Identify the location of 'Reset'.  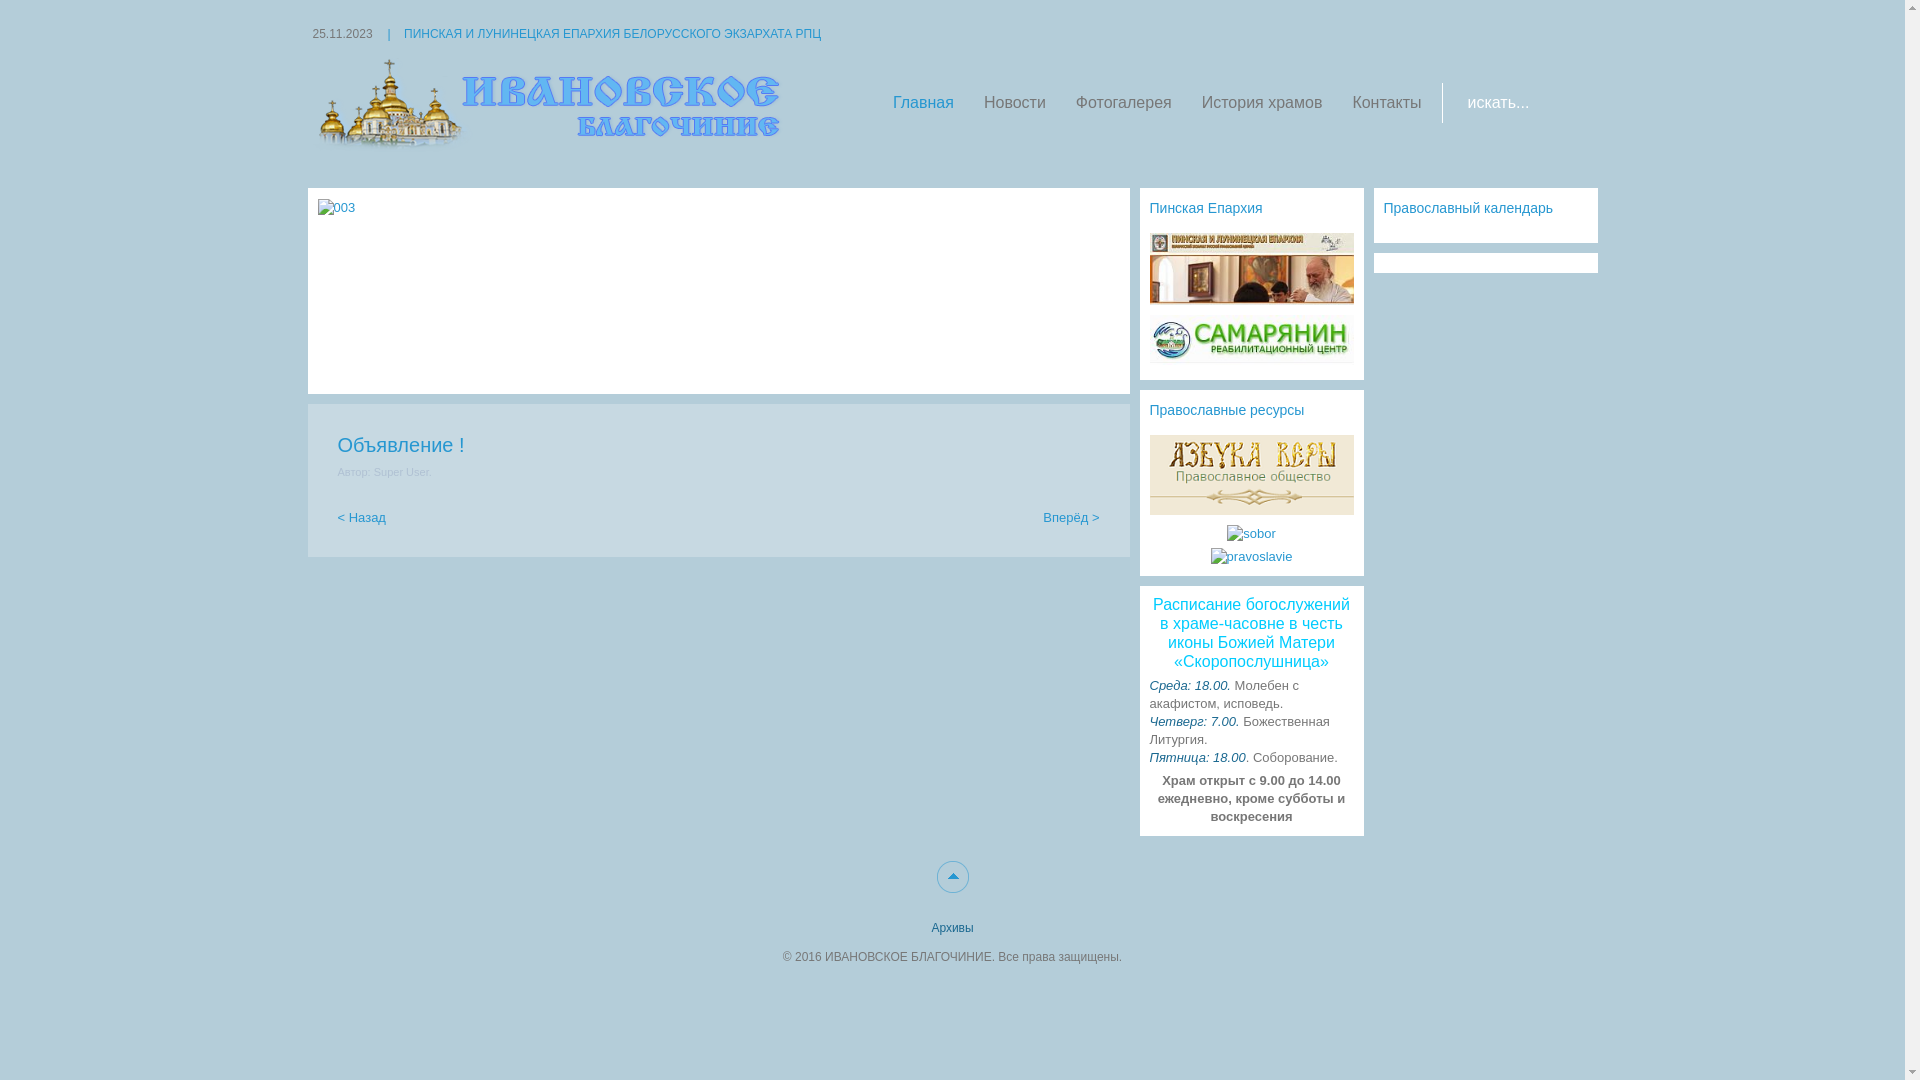
(4, 3).